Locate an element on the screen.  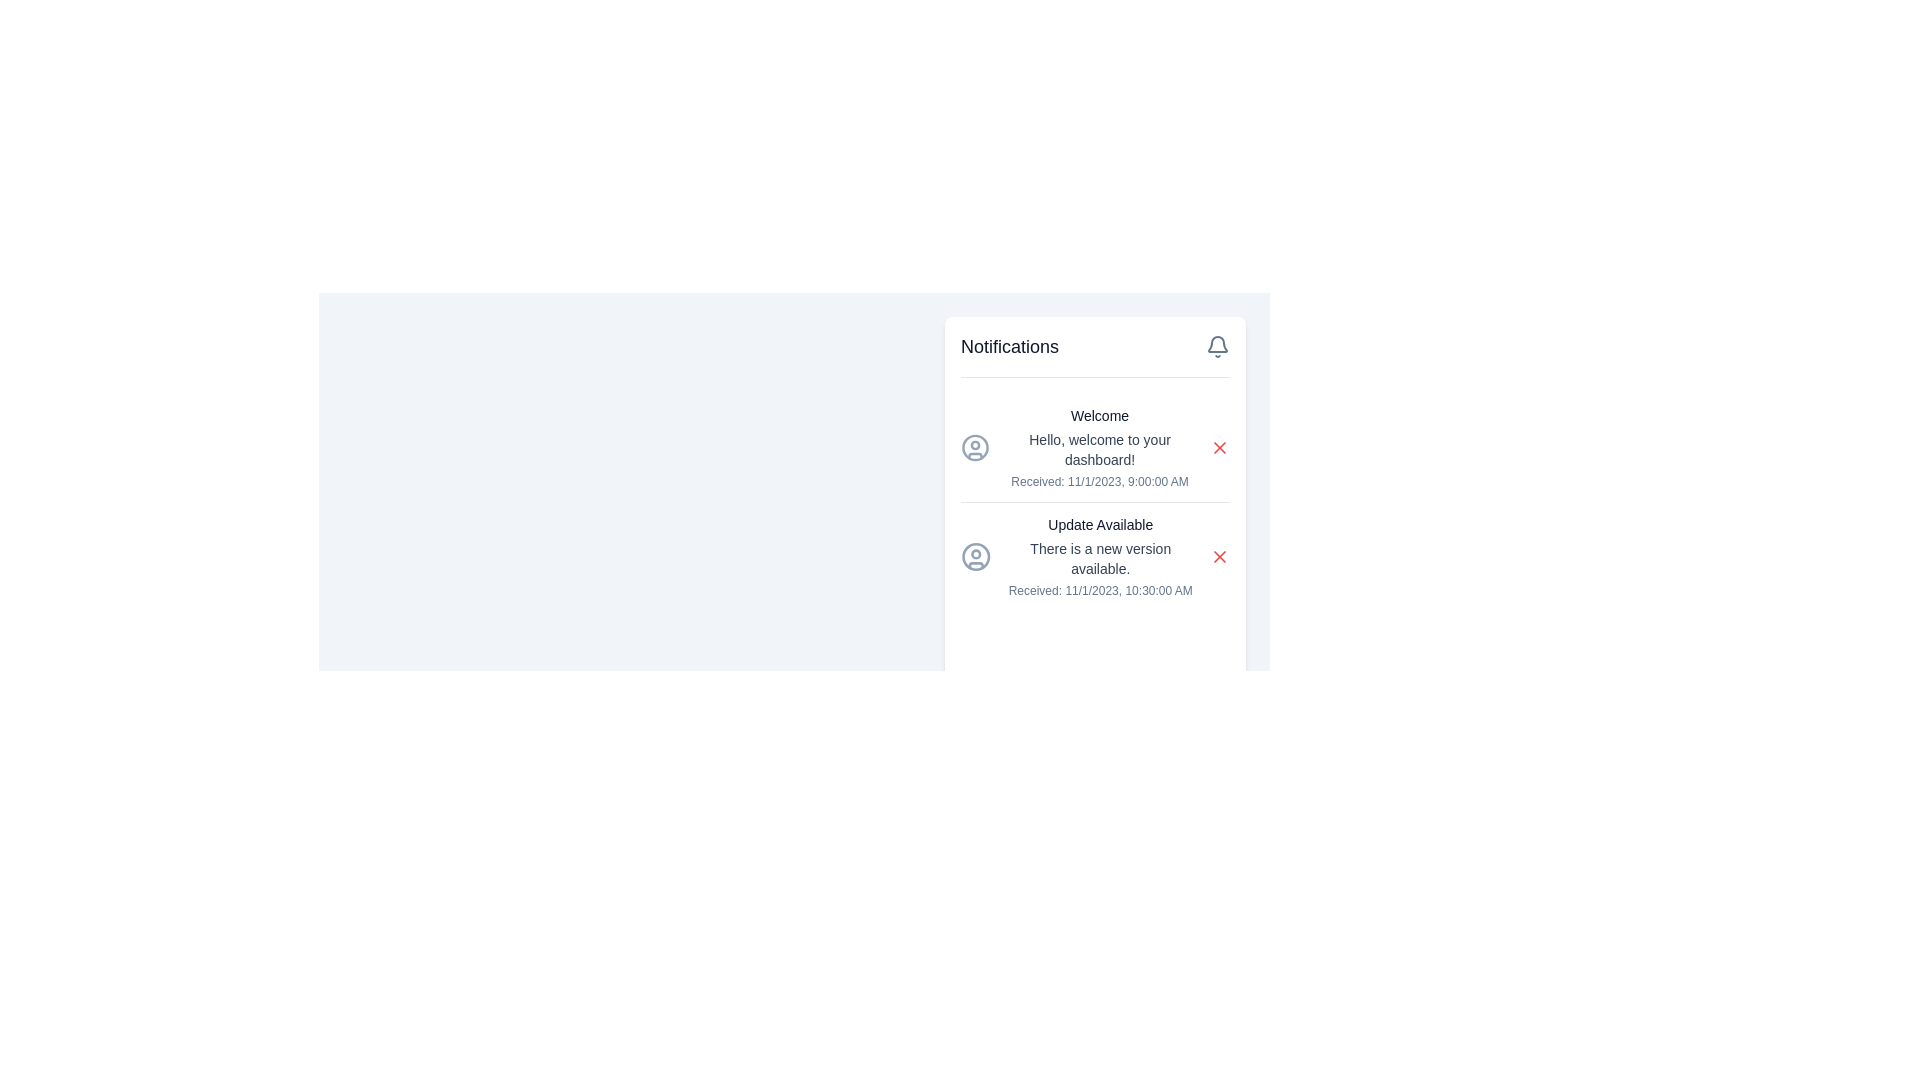
text element displaying 'Hello, welcome to your dashboard!' located in the notification card in the right sidebar below the heading 'Welcome' is located at coordinates (1098, 450).